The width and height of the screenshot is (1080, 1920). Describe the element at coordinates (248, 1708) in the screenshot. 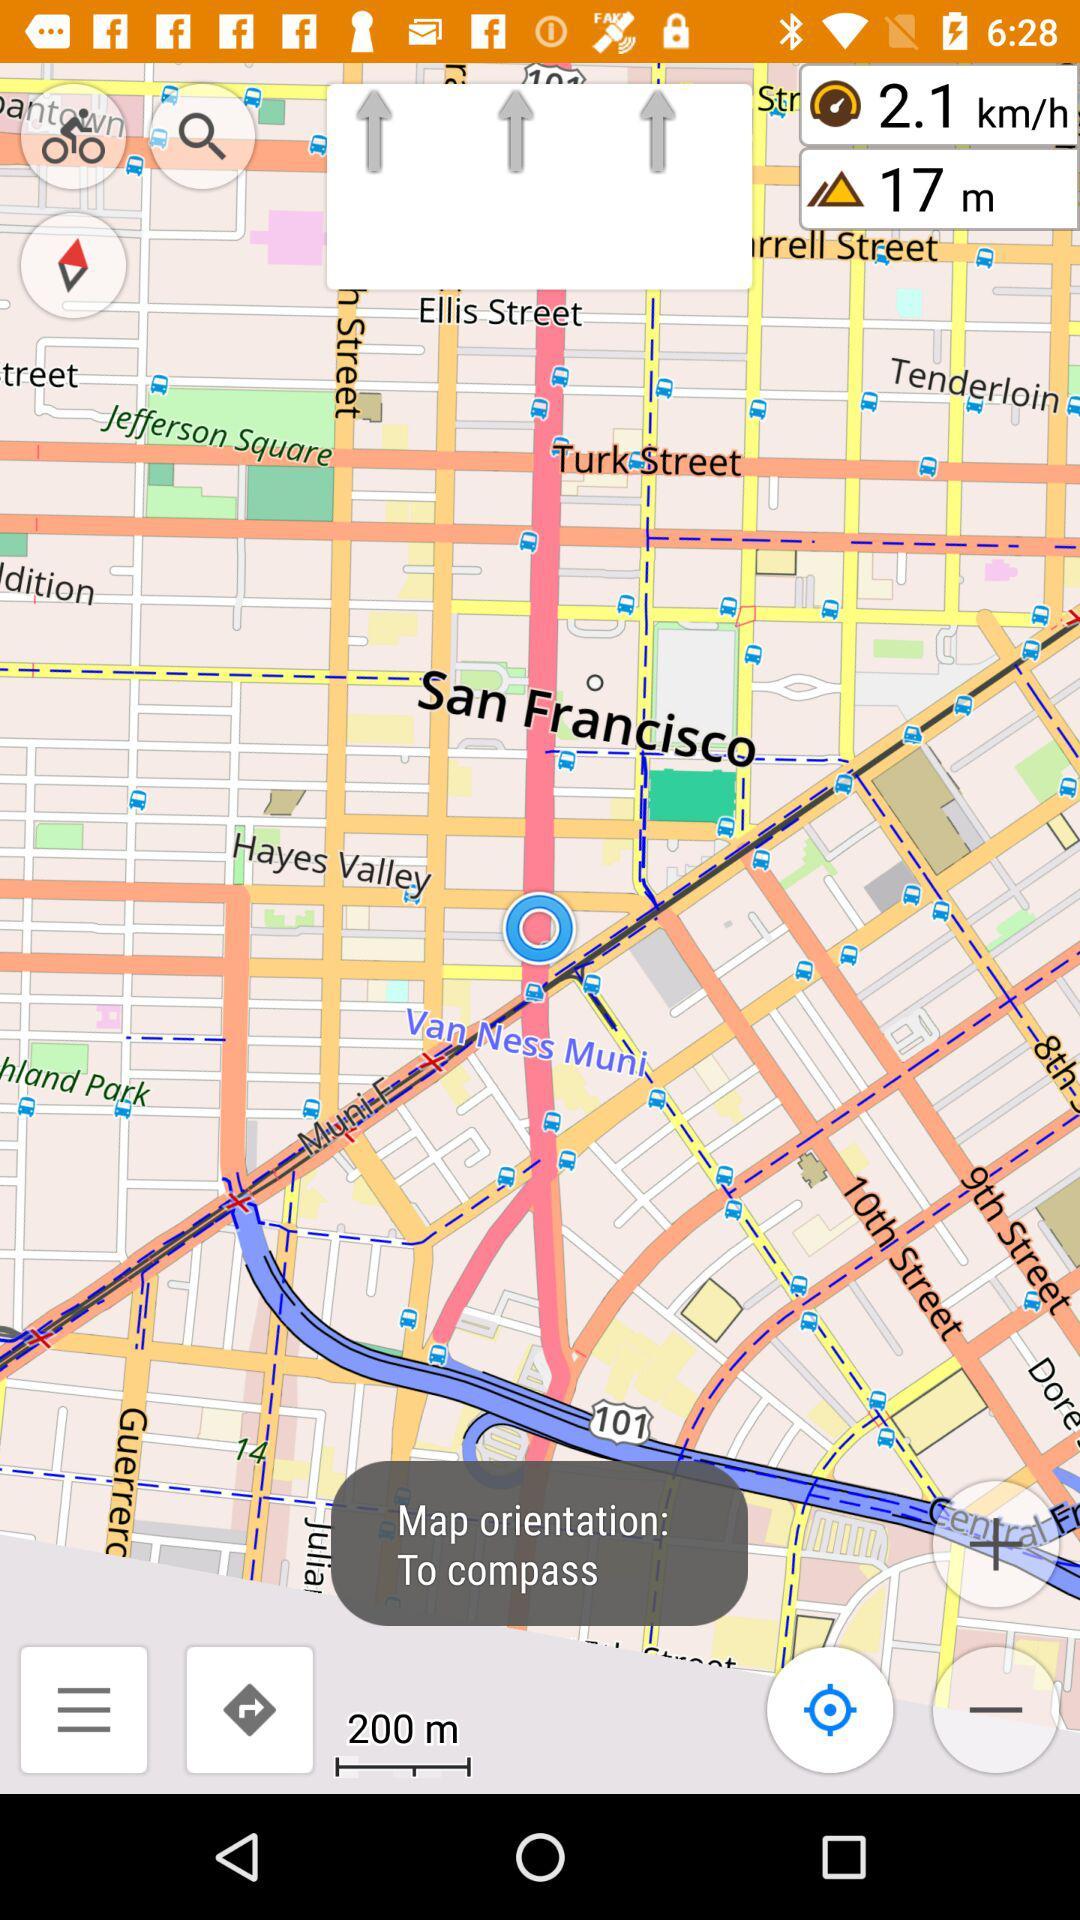

I see `the redo icon` at that location.